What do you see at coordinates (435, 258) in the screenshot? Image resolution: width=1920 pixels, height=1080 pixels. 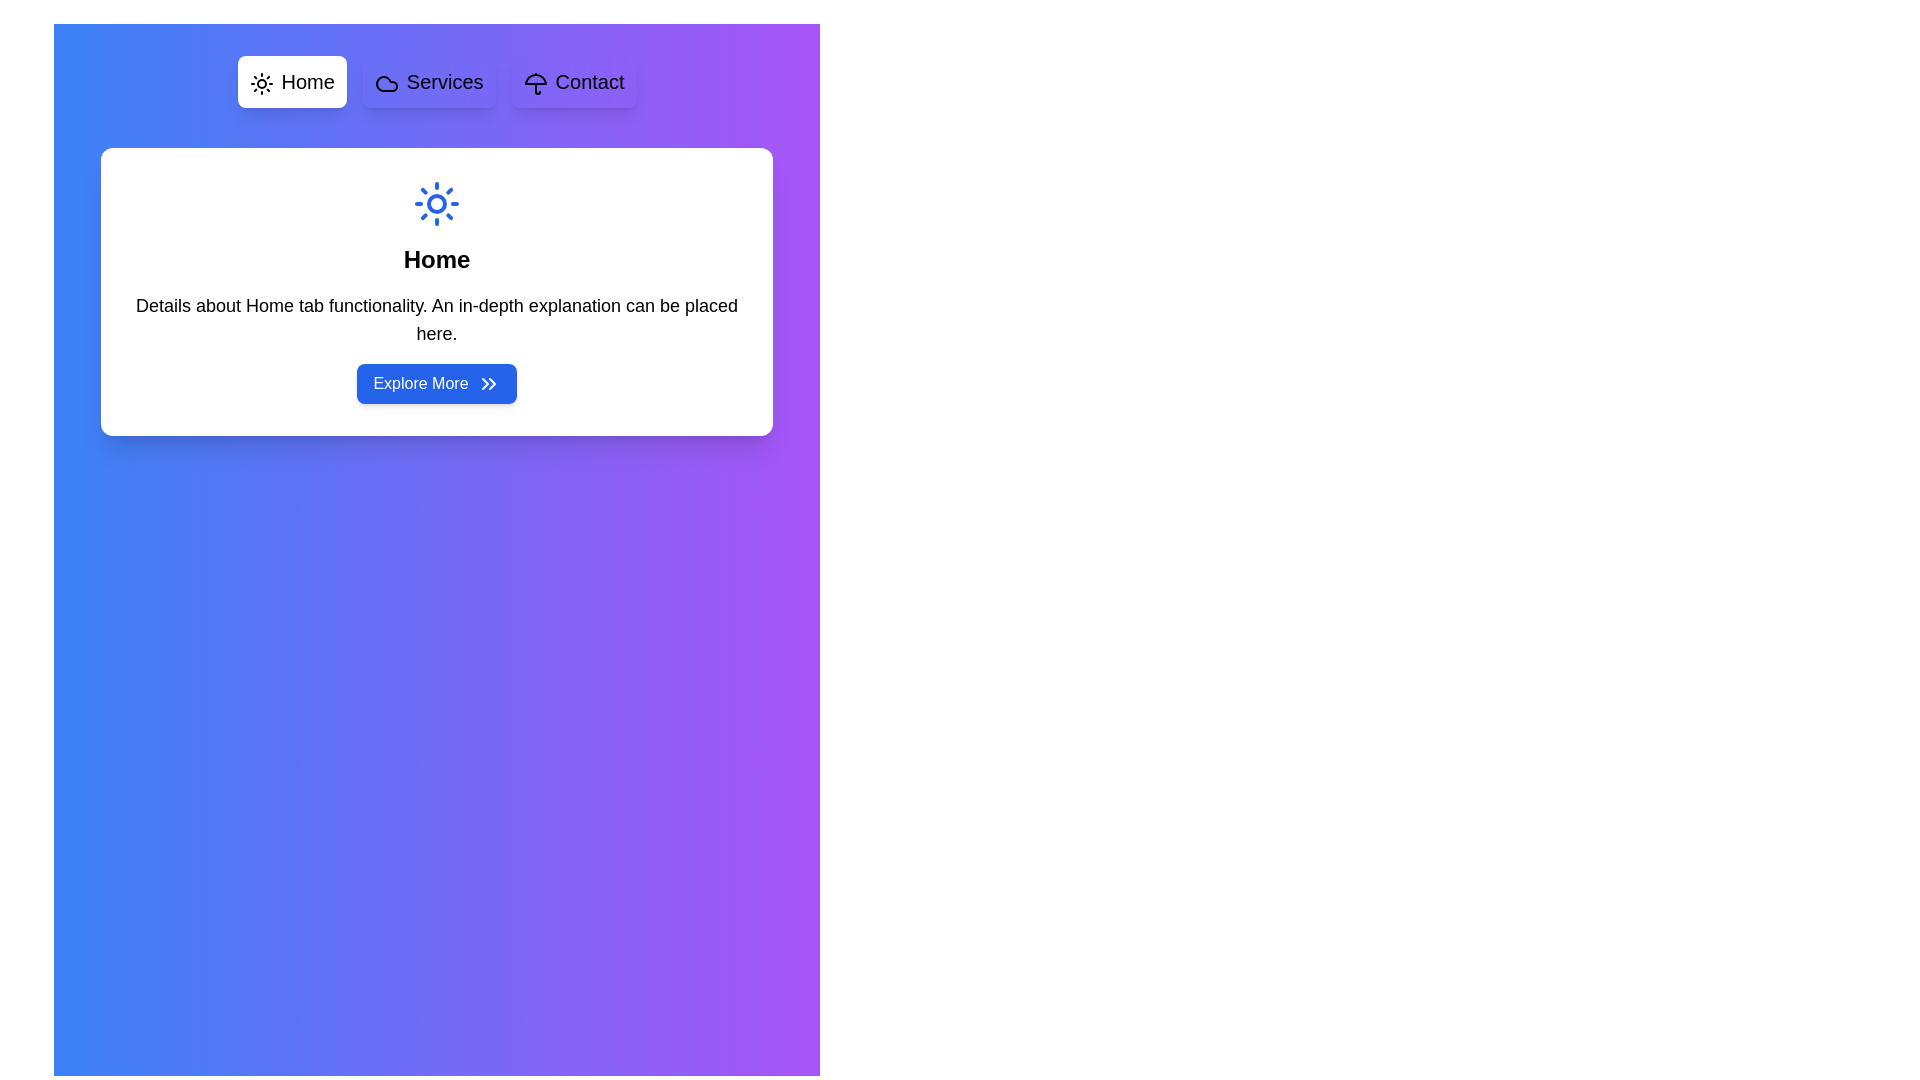 I see `the header text element that serves as the title for the section detailing the Home tab functionality, located below a sun-shaped icon and above the explanatory text` at bounding box center [435, 258].